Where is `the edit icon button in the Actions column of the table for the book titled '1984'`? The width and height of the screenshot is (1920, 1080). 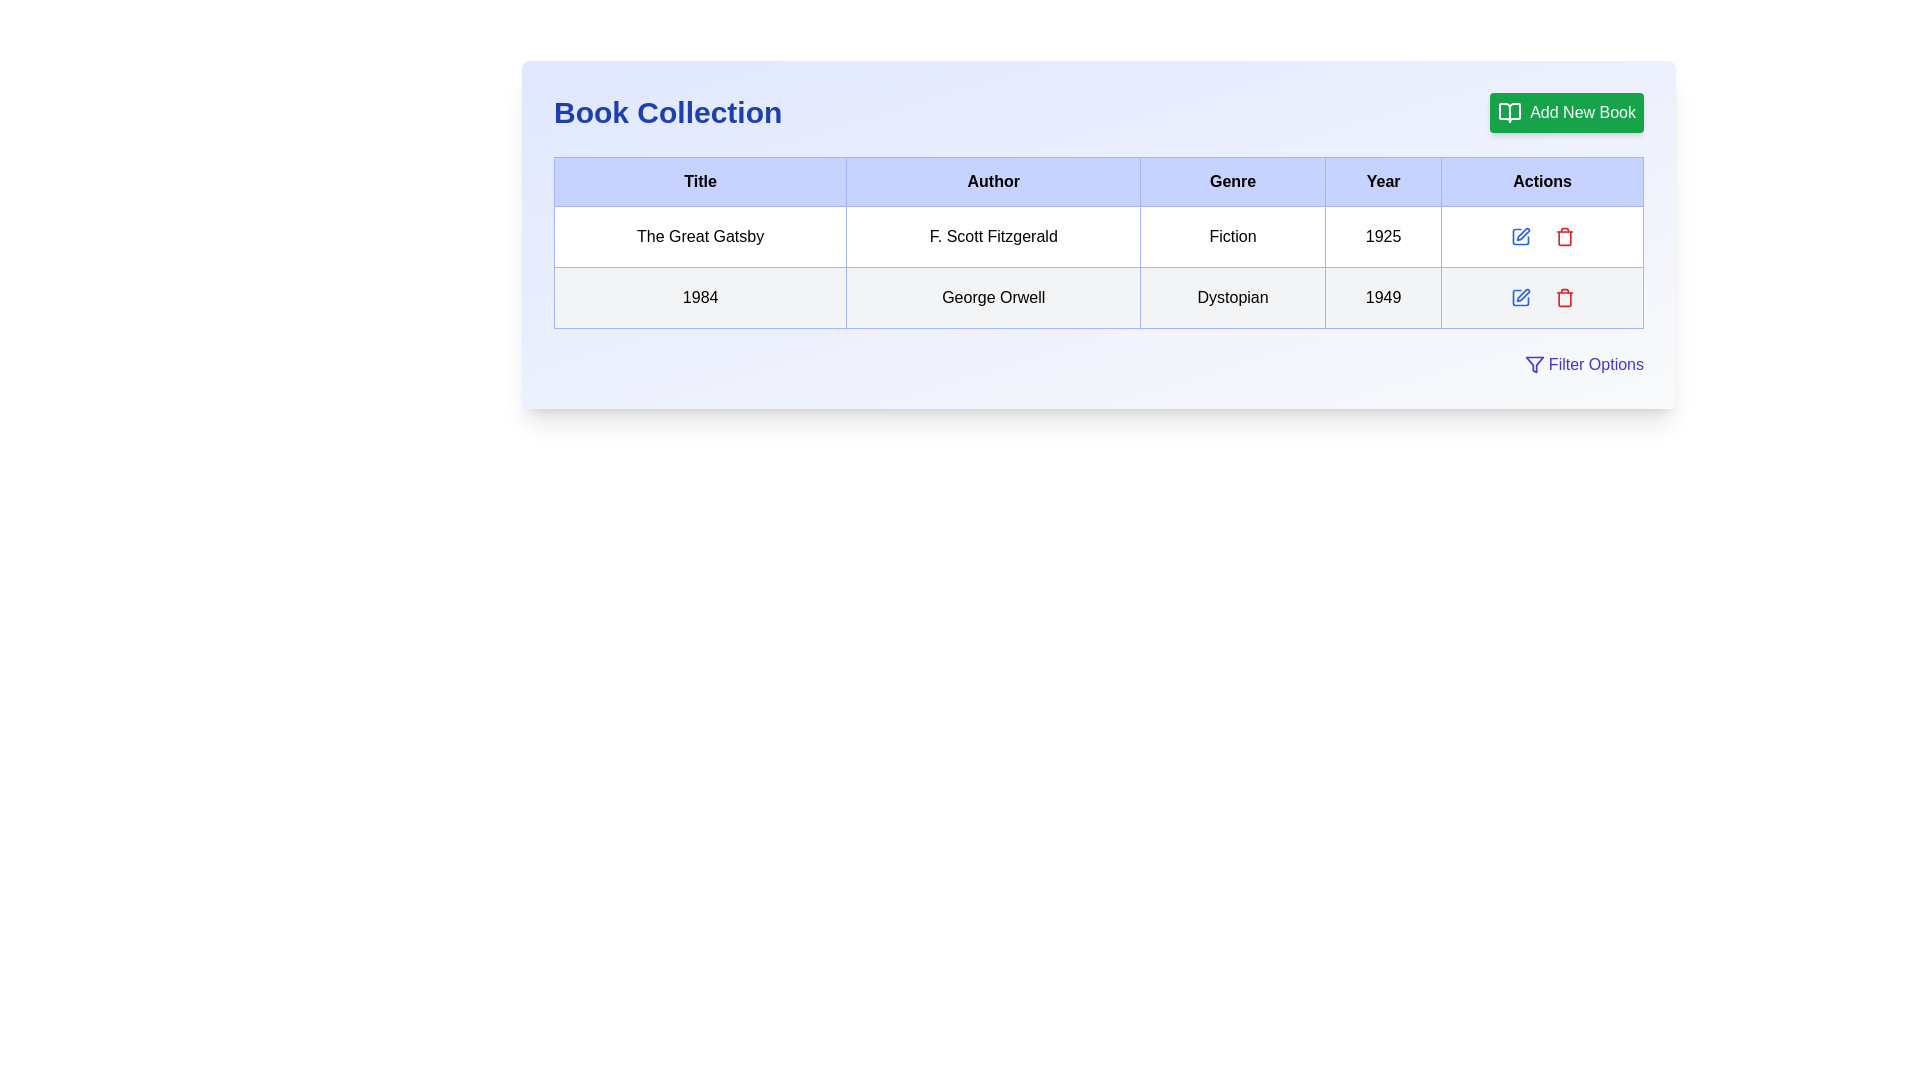 the edit icon button in the Actions column of the table for the book titled '1984' is located at coordinates (1520, 297).